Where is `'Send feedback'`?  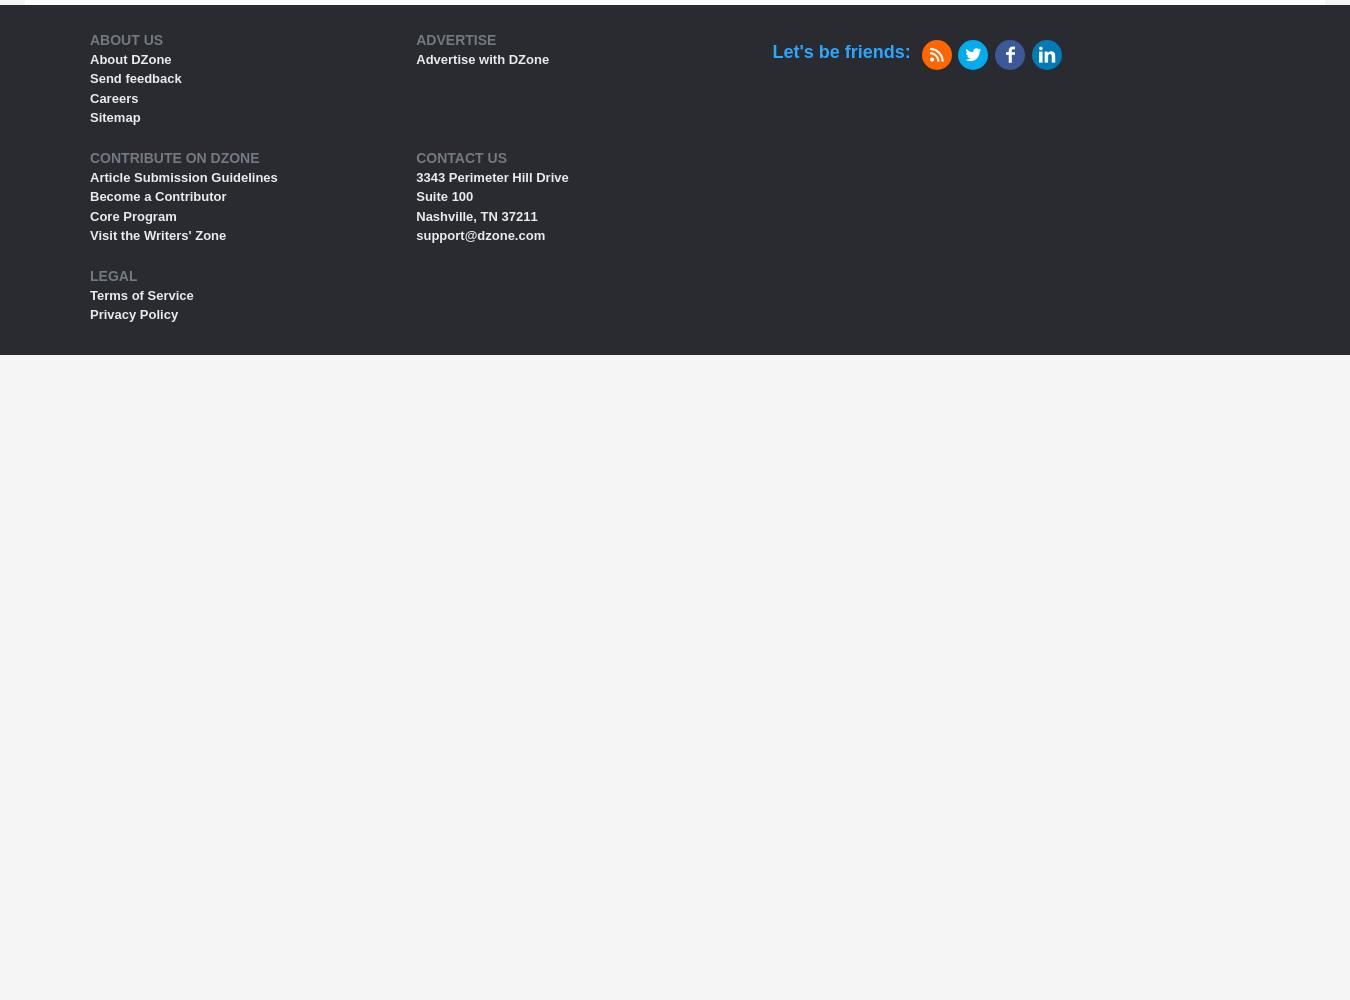
'Send feedback' is located at coordinates (135, 77).